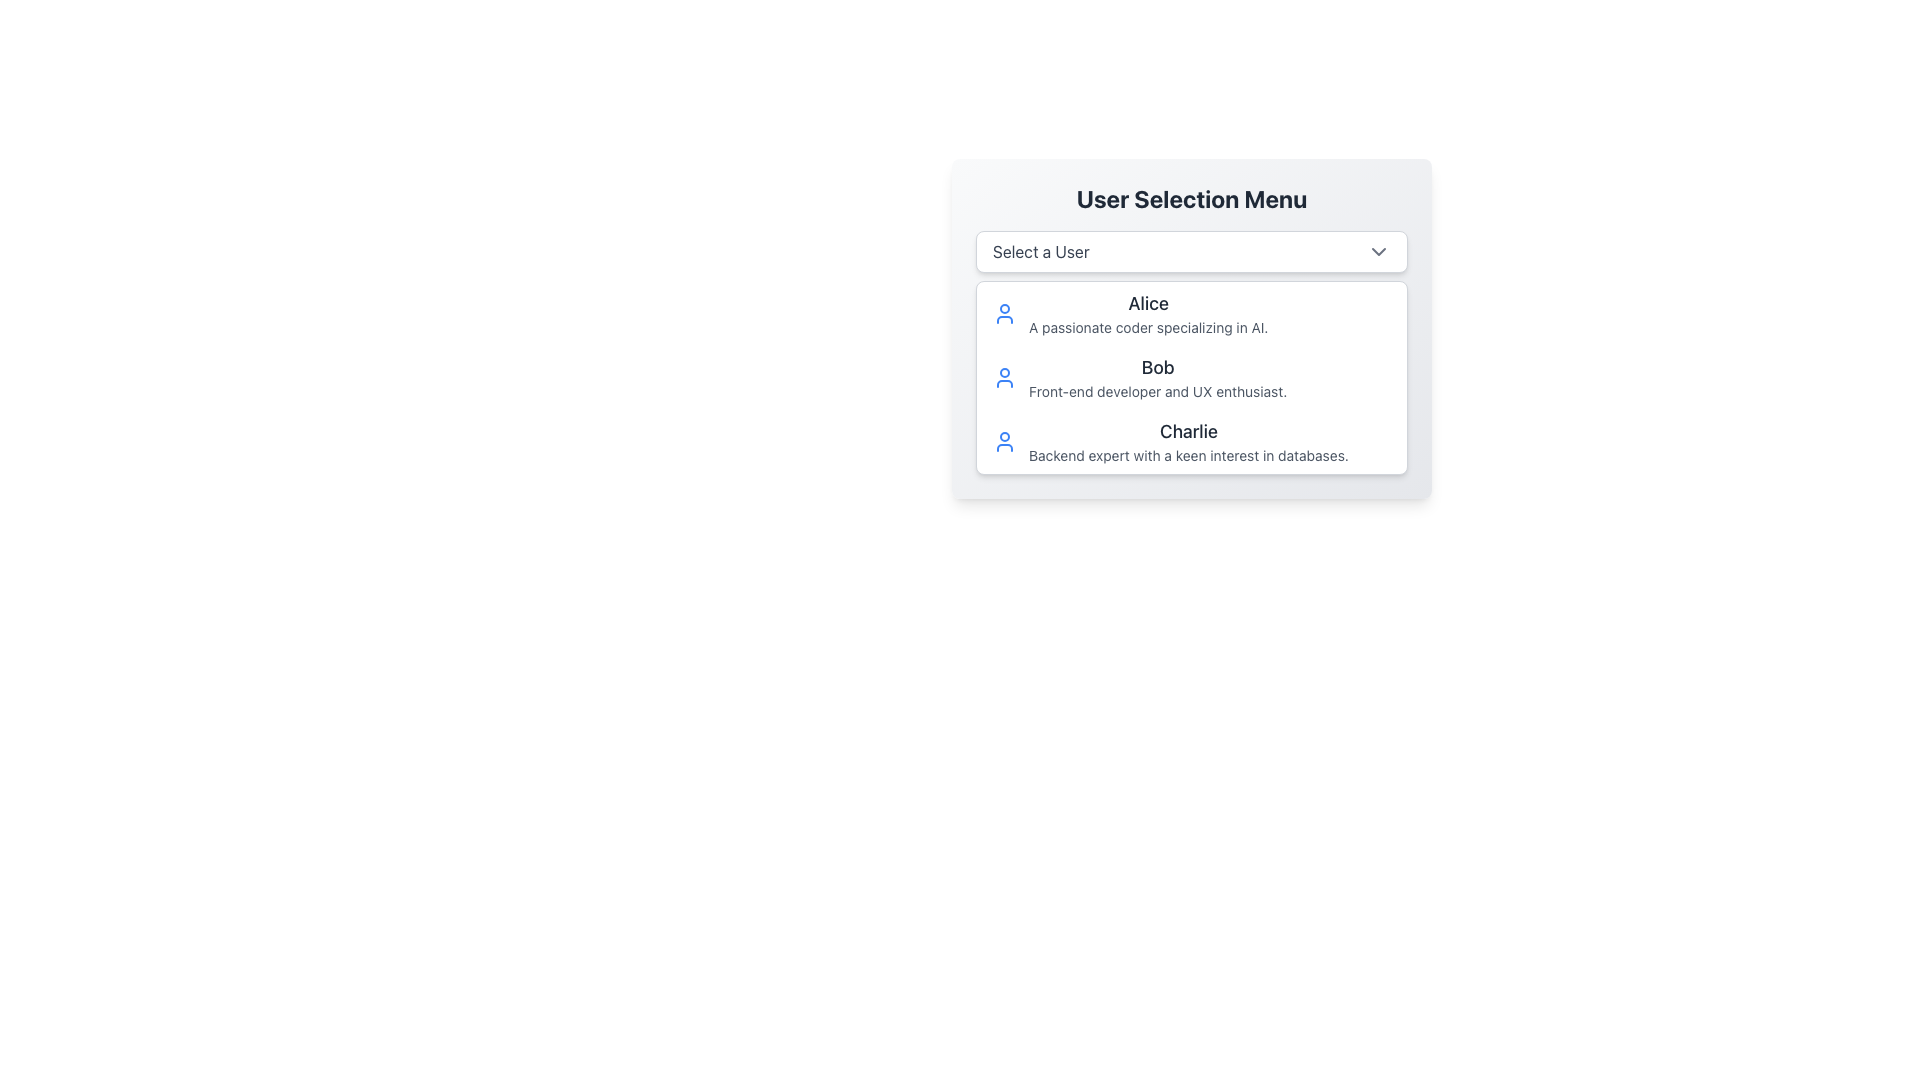 The height and width of the screenshot is (1080, 1920). What do you see at coordinates (1377, 250) in the screenshot?
I see `the chevron-down icon that is styled for a dropdown interface, located to the right of the 'Select a User' label` at bounding box center [1377, 250].